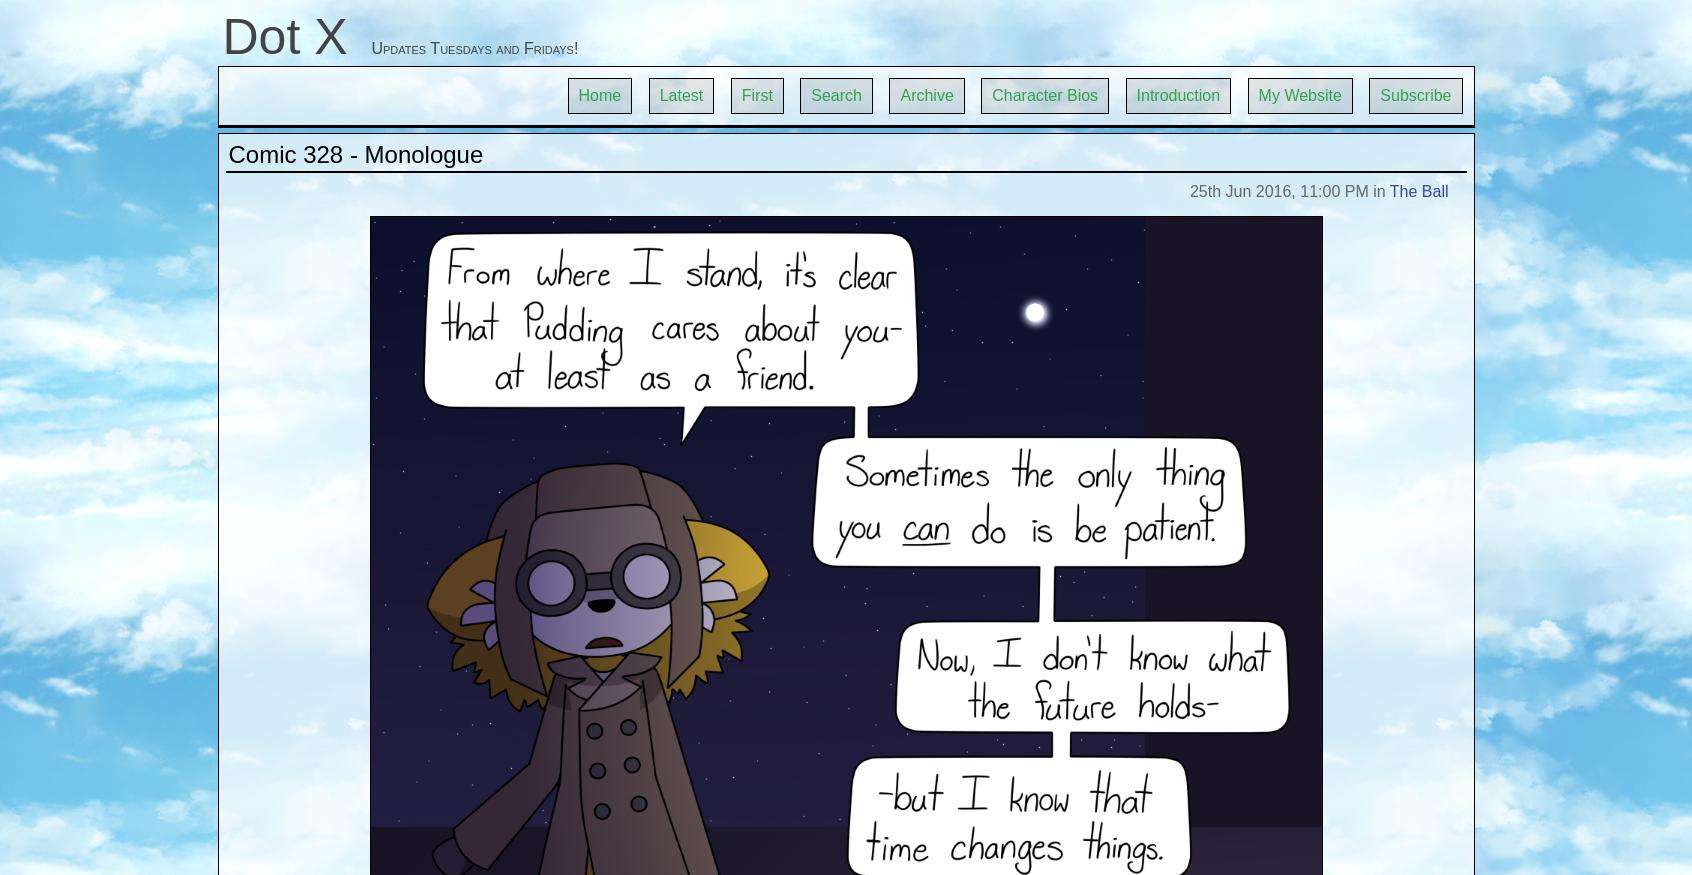 Image resolution: width=1692 pixels, height=875 pixels. What do you see at coordinates (991, 95) in the screenshot?
I see `'Character Bios'` at bounding box center [991, 95].